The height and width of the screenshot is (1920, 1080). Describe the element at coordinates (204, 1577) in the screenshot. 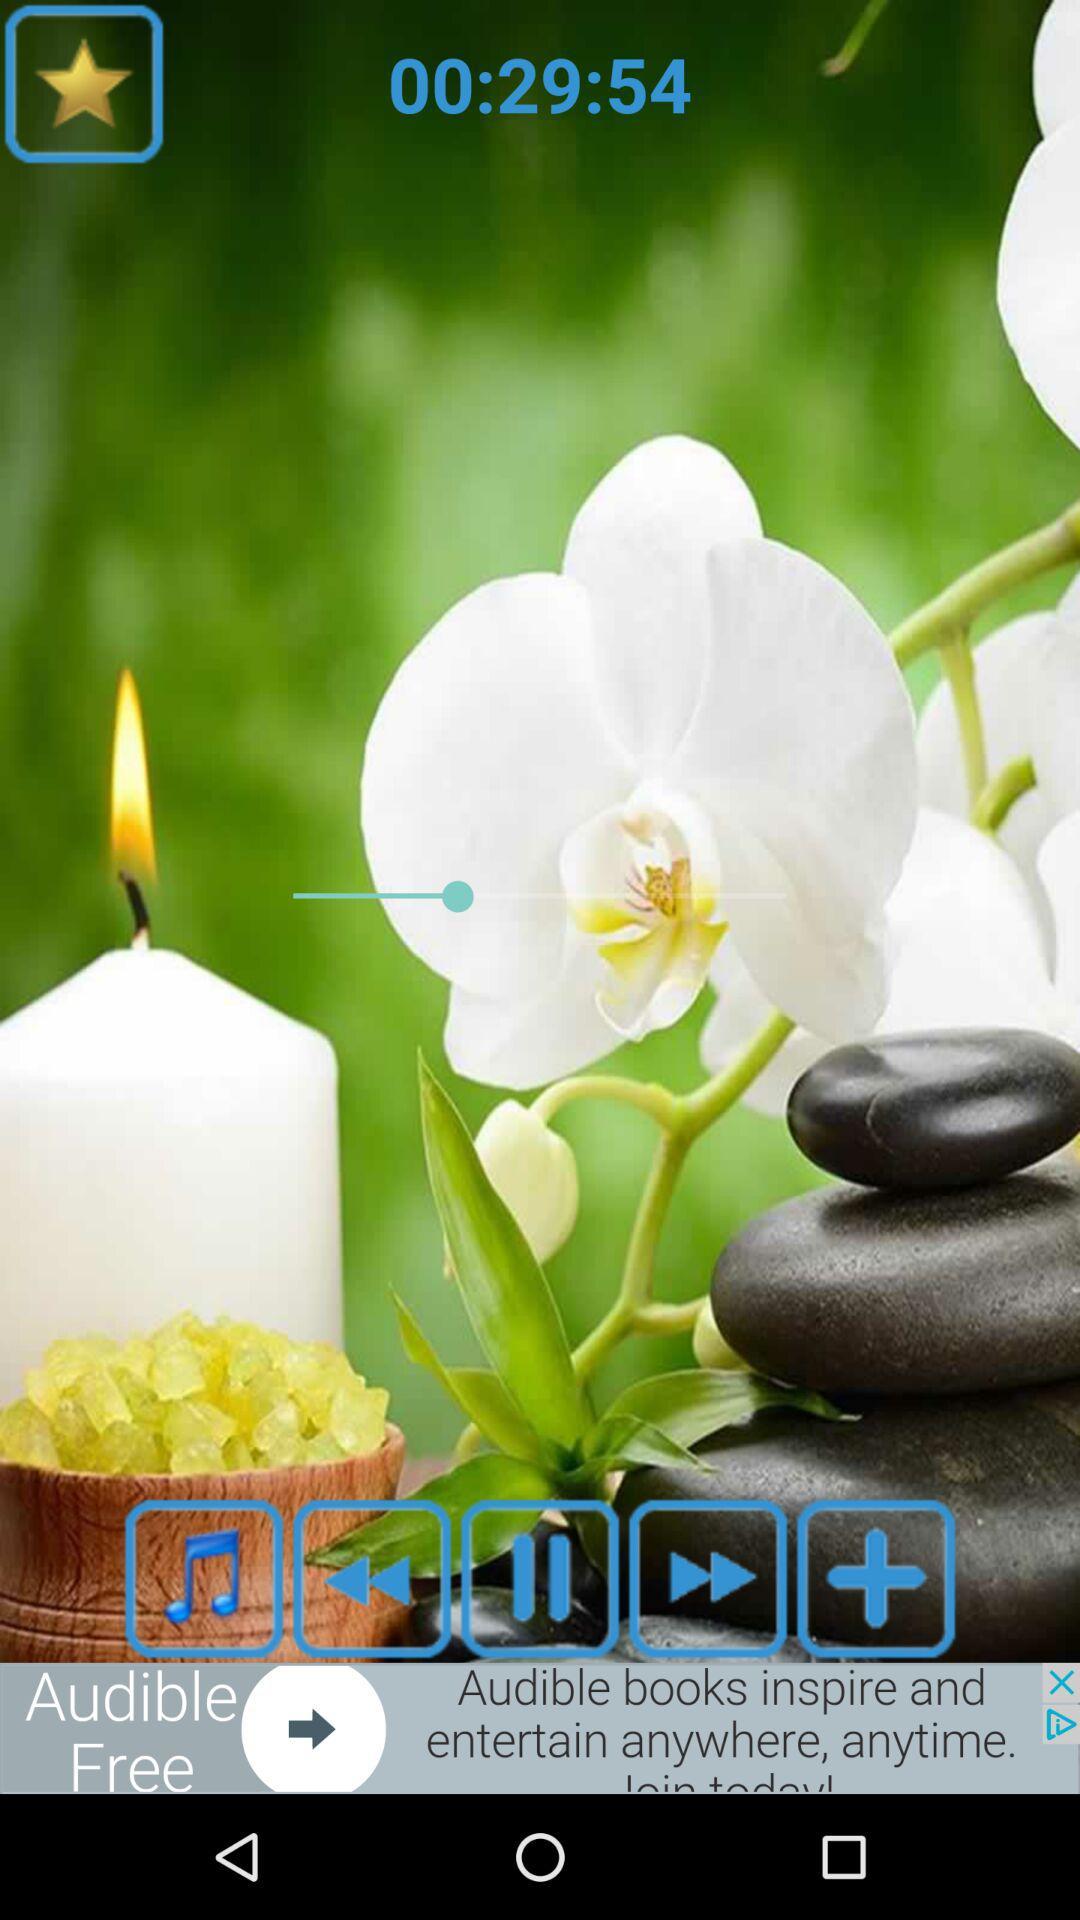

I see `music button` at that location.